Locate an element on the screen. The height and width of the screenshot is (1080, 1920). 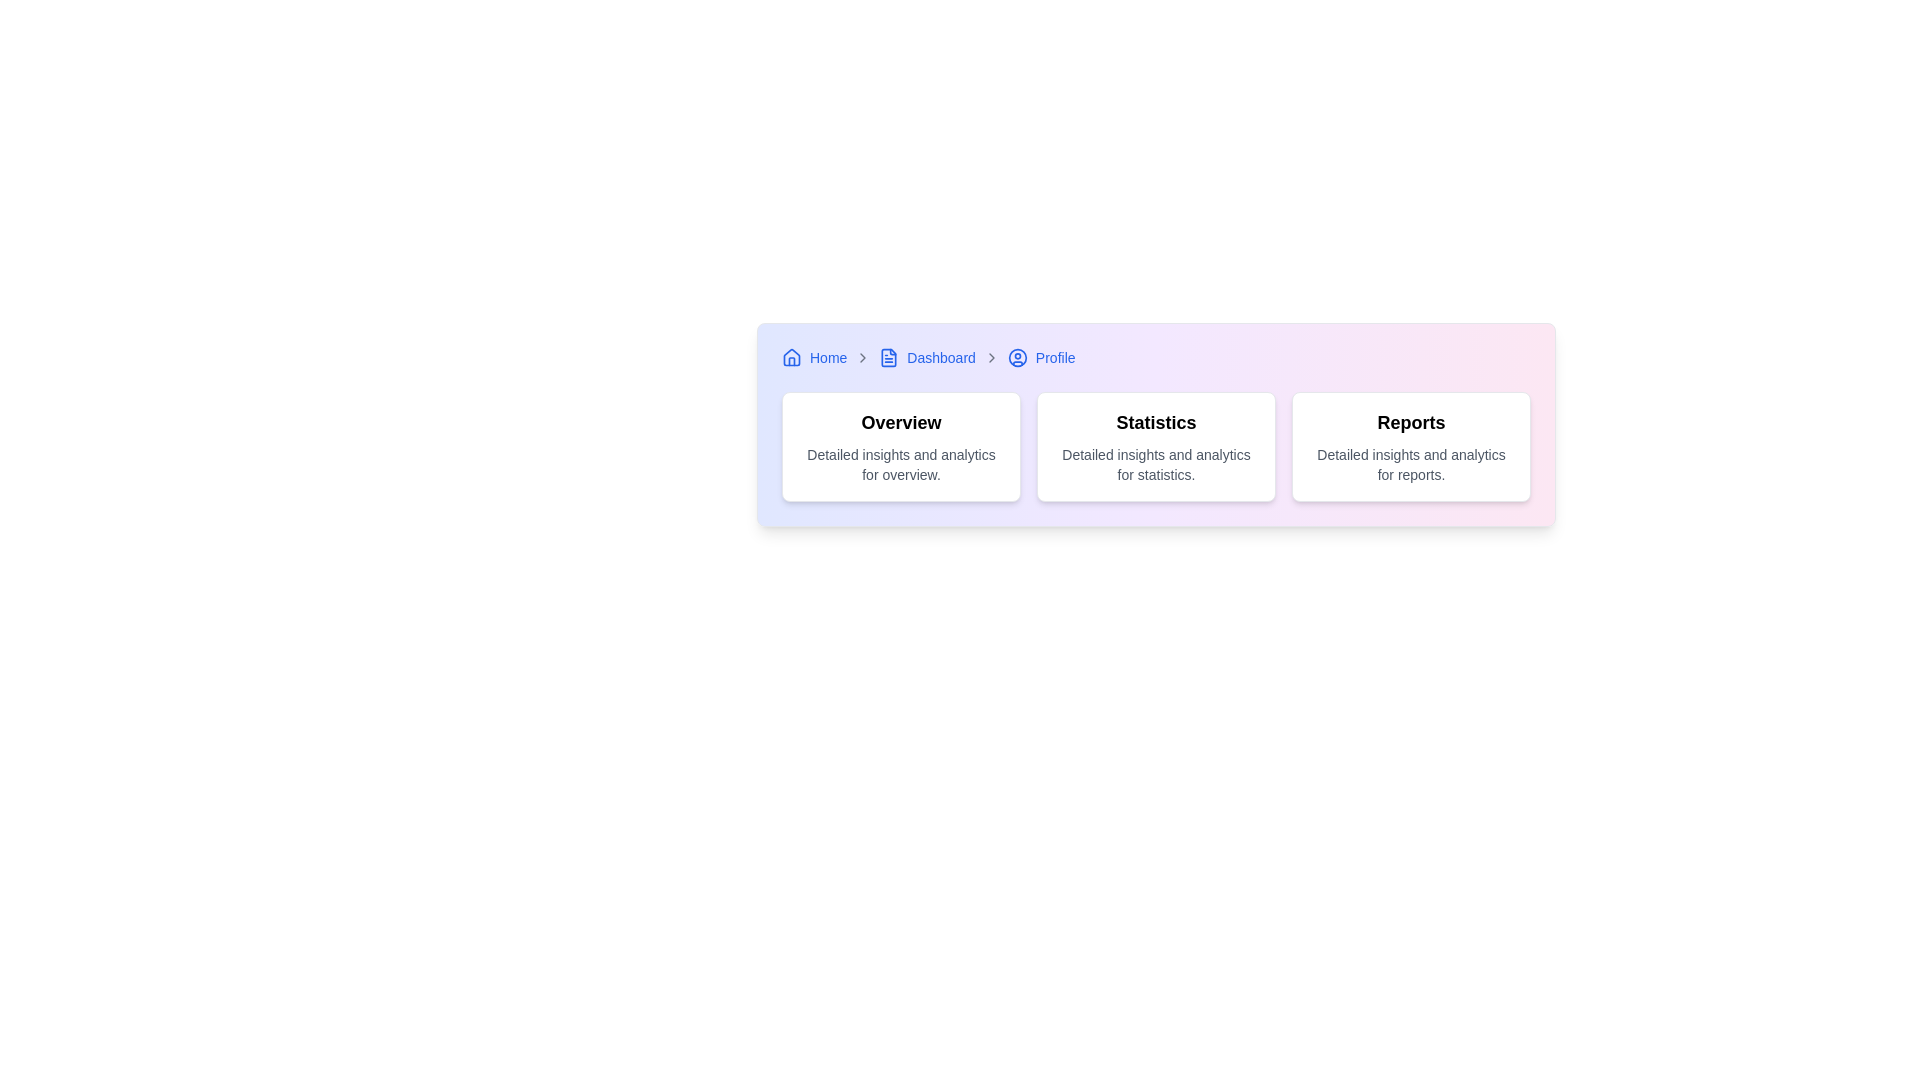
the text block styled in a smaller, gray font below the 'Reports' heading, which contains the description 'Detailed insights and analytics for reports.' is located at coordinates (1410, 465).